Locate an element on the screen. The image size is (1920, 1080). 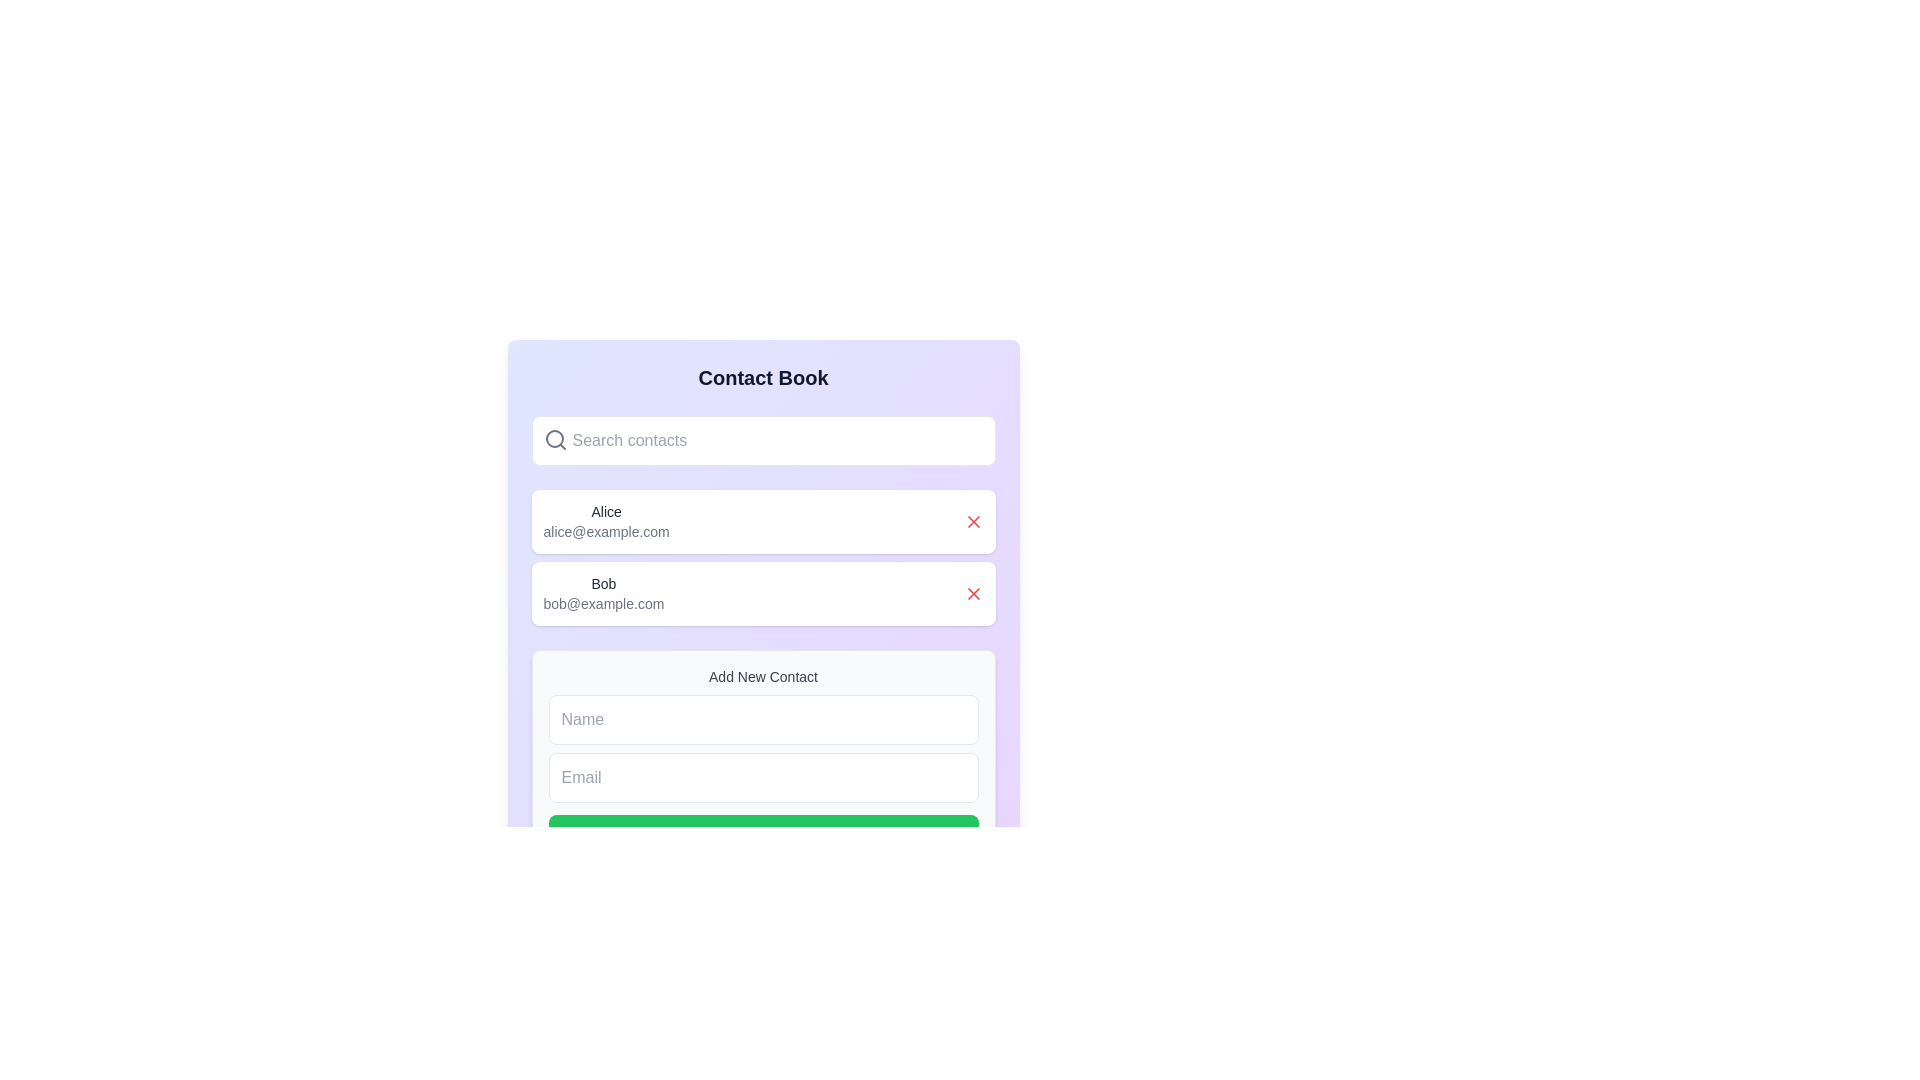
text display area containing the name 'Bob' and the email 'bob@example.com' in the second contact card from the top in the contact list section is located at coordinates (602, 593).